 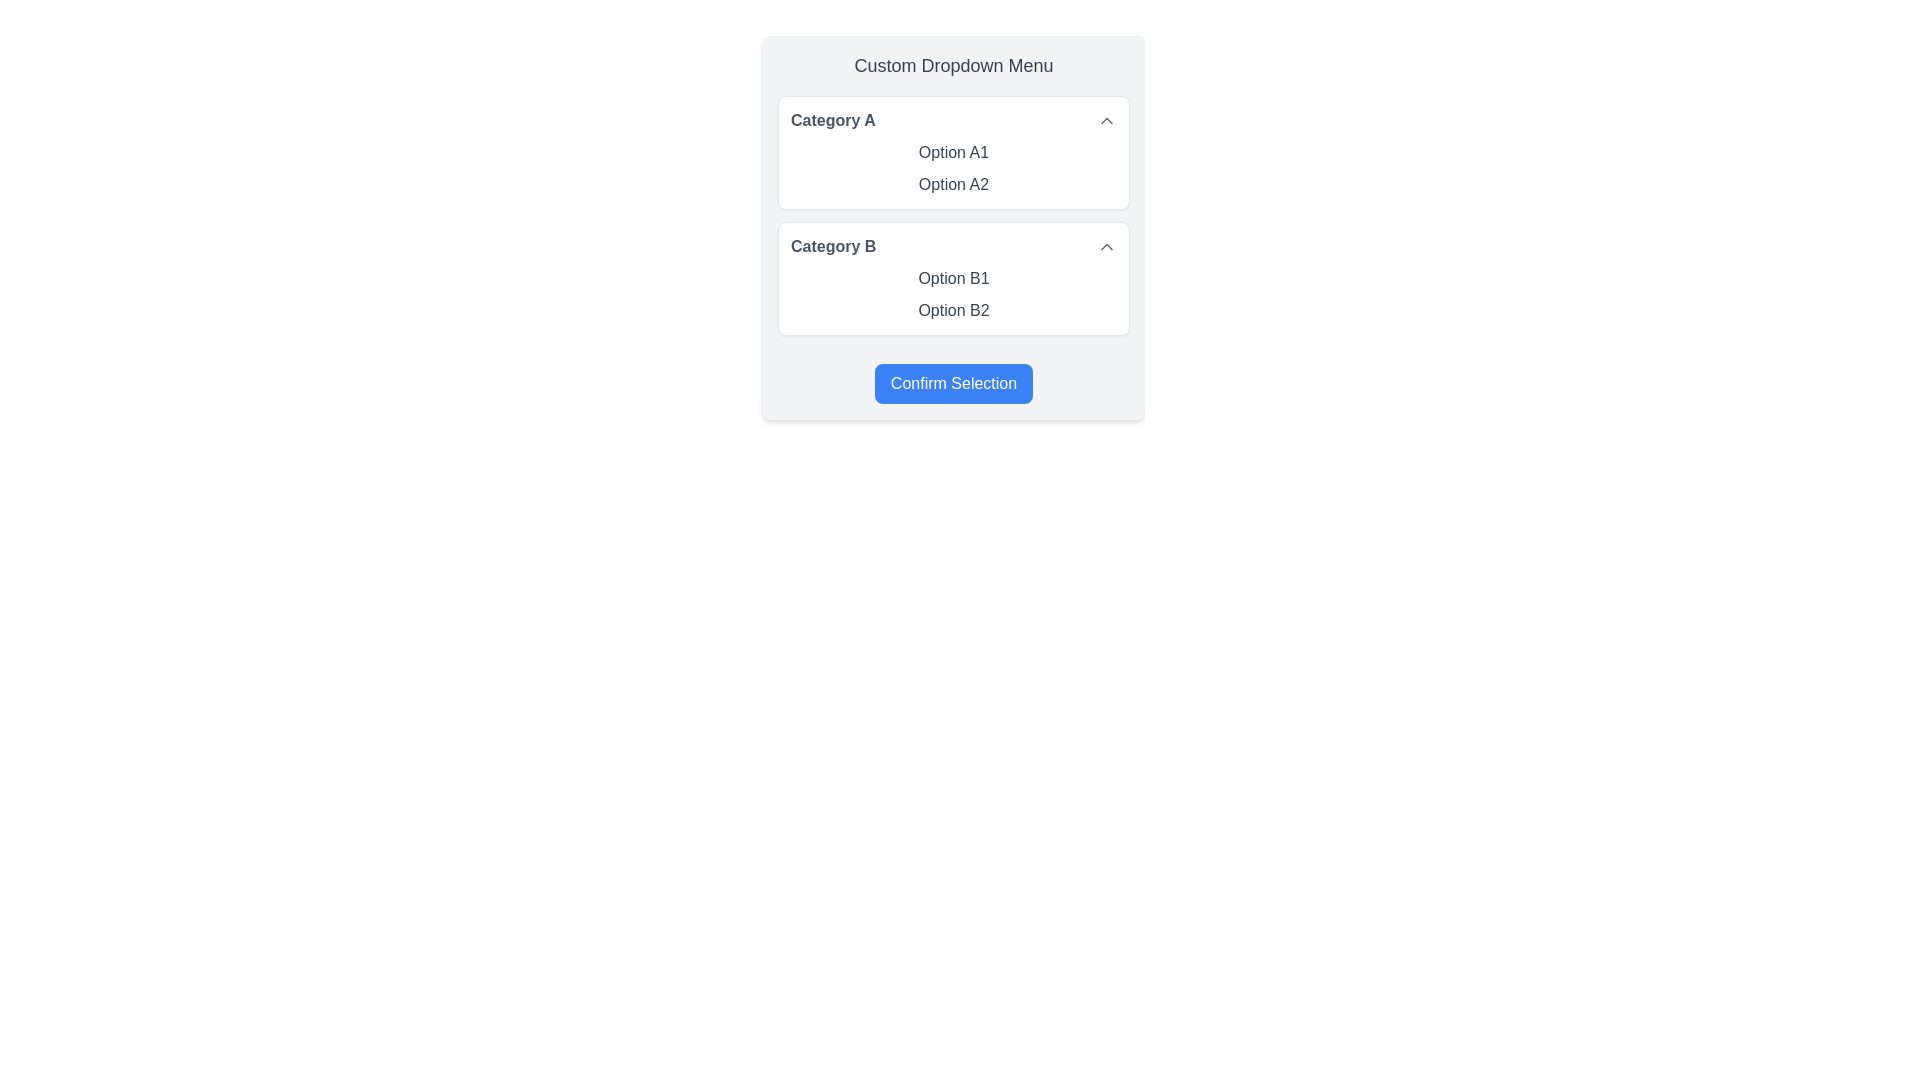 What do you see at coordinates (833, 245) in the screenshot?
I see `the 'Category B' text label in the dropdown menu, which serves as a header for related options and toggles visibility when interacted with` at bounding box center [833, 245].